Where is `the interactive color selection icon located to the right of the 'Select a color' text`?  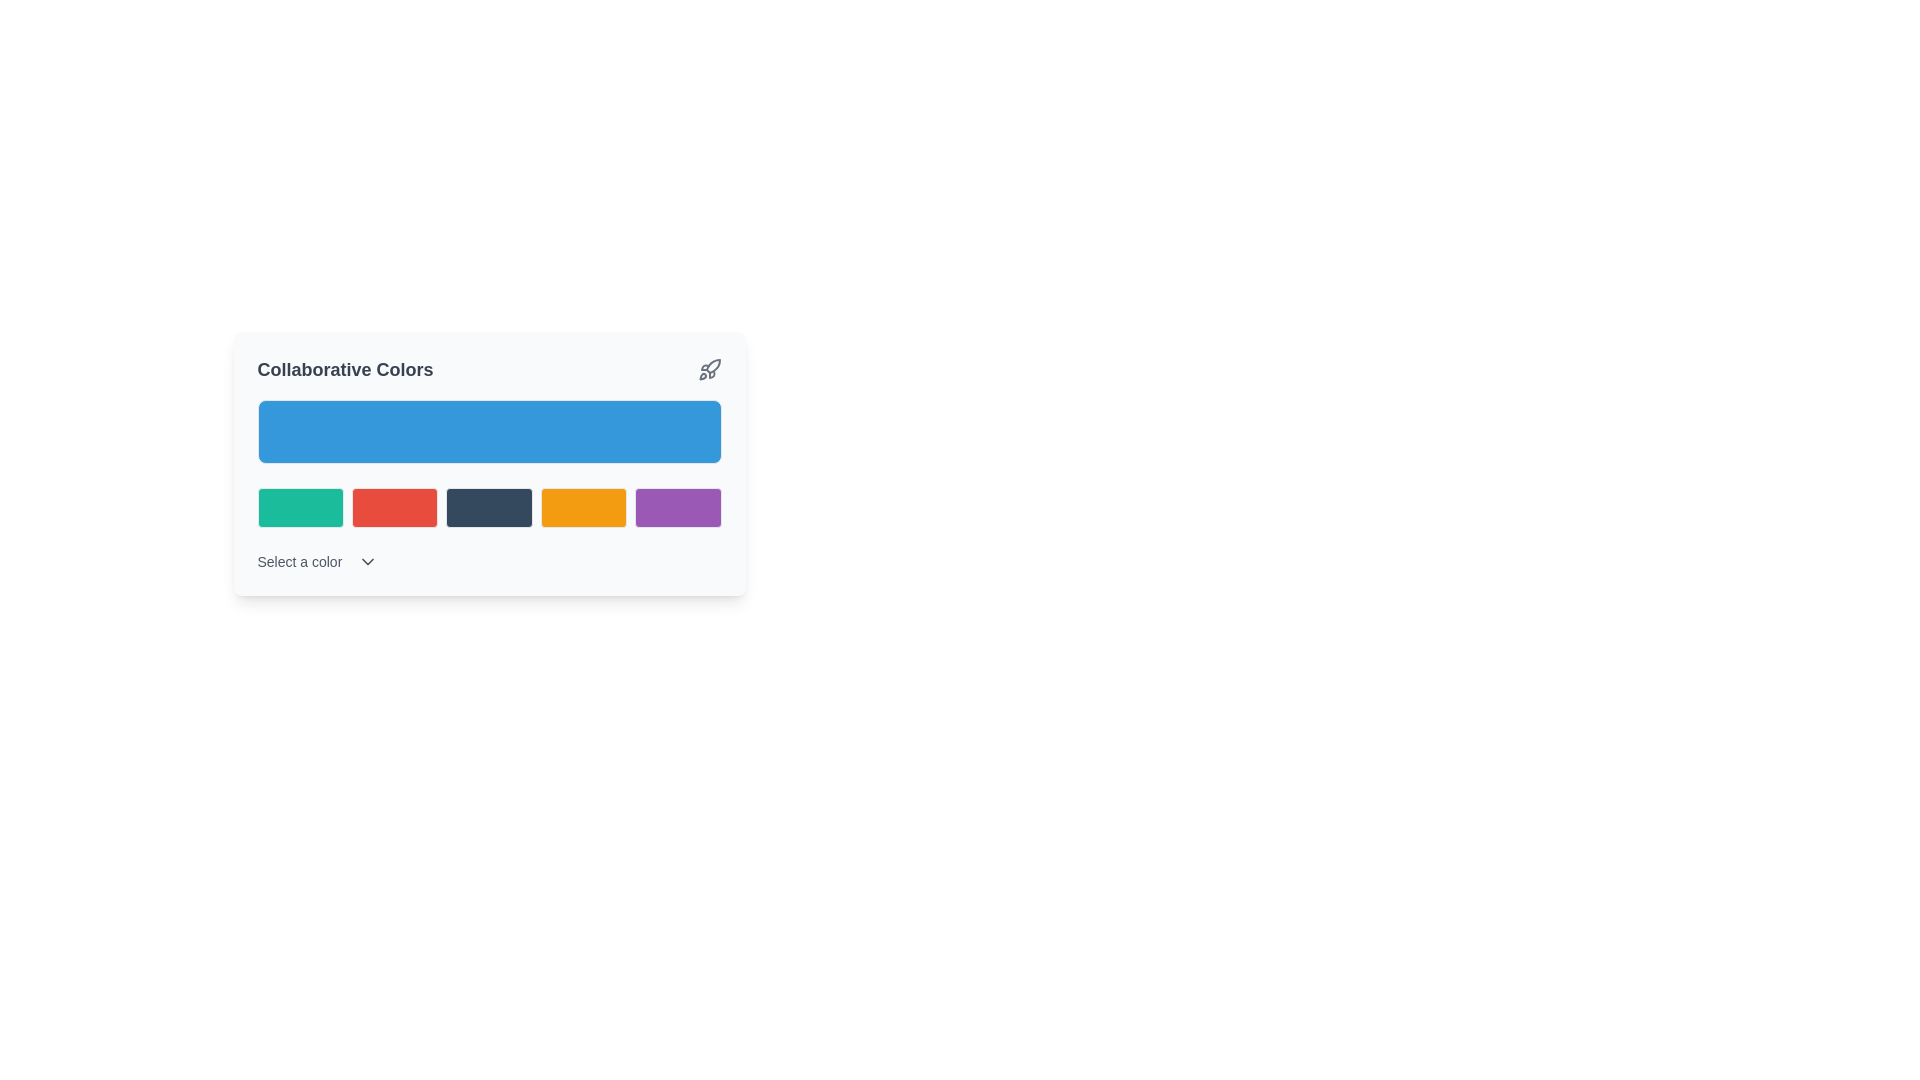
the interactive color selection icon located to the right of the 'Select a color' text is located at coordinates (368, 562).